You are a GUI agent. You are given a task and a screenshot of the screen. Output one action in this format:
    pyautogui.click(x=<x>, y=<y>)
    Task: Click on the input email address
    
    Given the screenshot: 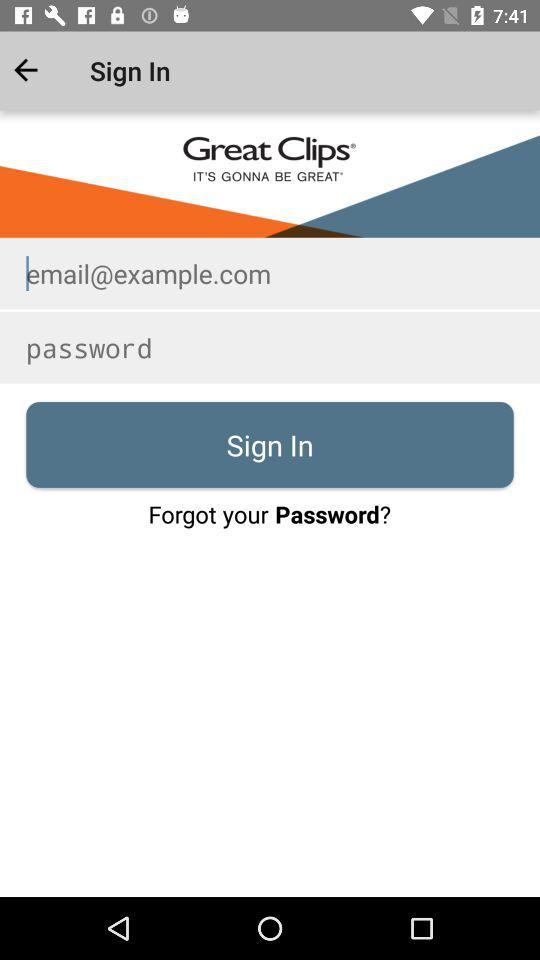 What is the action you would take?
    pyautogui.click(x=270, y=272)
    